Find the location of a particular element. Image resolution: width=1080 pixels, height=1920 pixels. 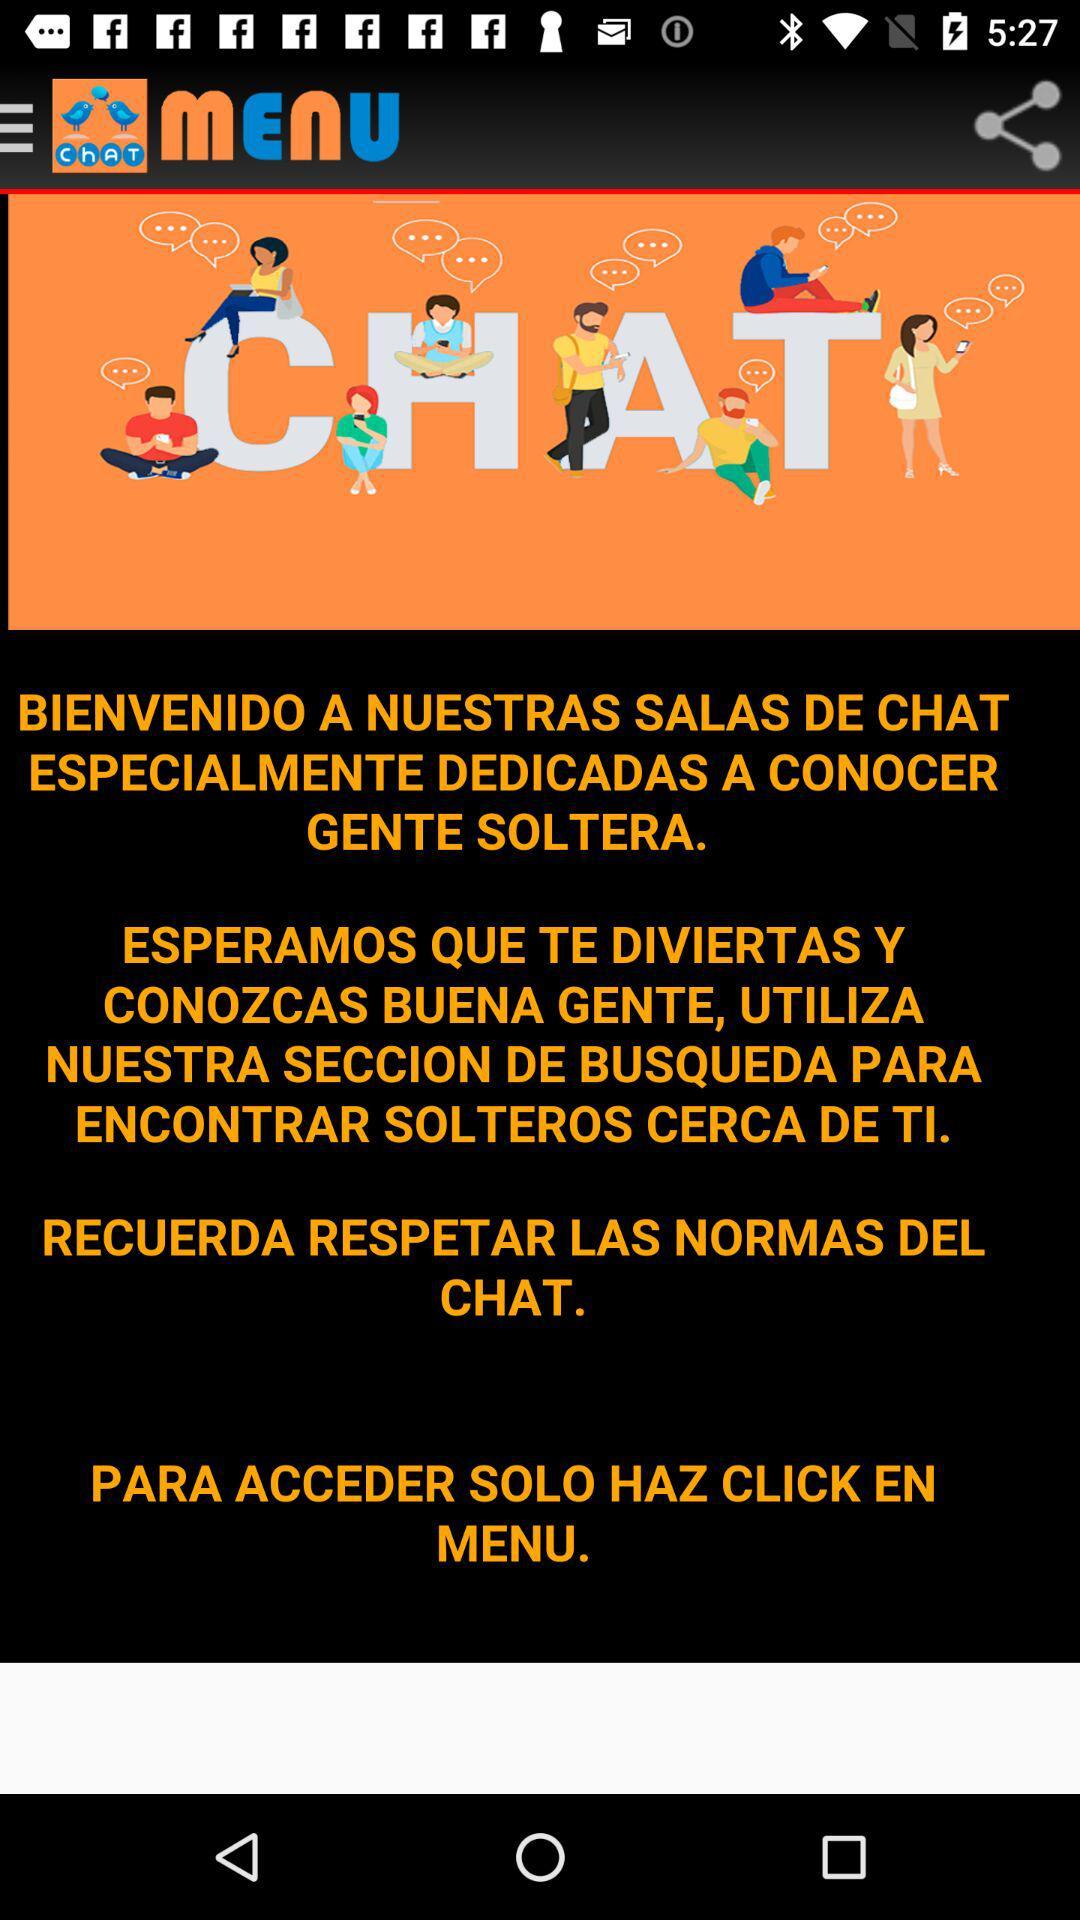

open the menu is located at coordinates (235, 124).